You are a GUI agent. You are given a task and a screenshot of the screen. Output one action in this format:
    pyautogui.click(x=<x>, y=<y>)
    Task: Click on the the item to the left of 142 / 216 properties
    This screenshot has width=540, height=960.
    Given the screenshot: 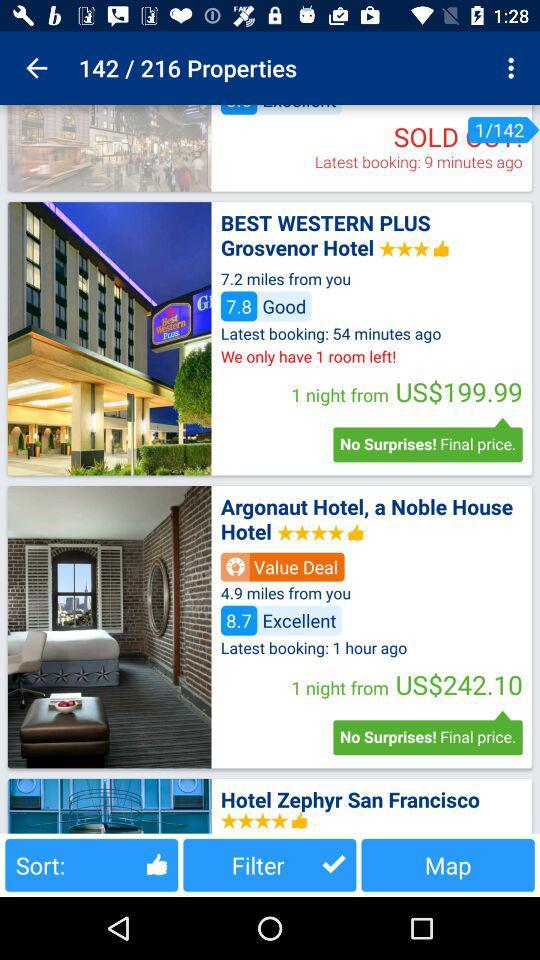 What is the action you would take?
    pyautogui.click(x=36, y=68)
    